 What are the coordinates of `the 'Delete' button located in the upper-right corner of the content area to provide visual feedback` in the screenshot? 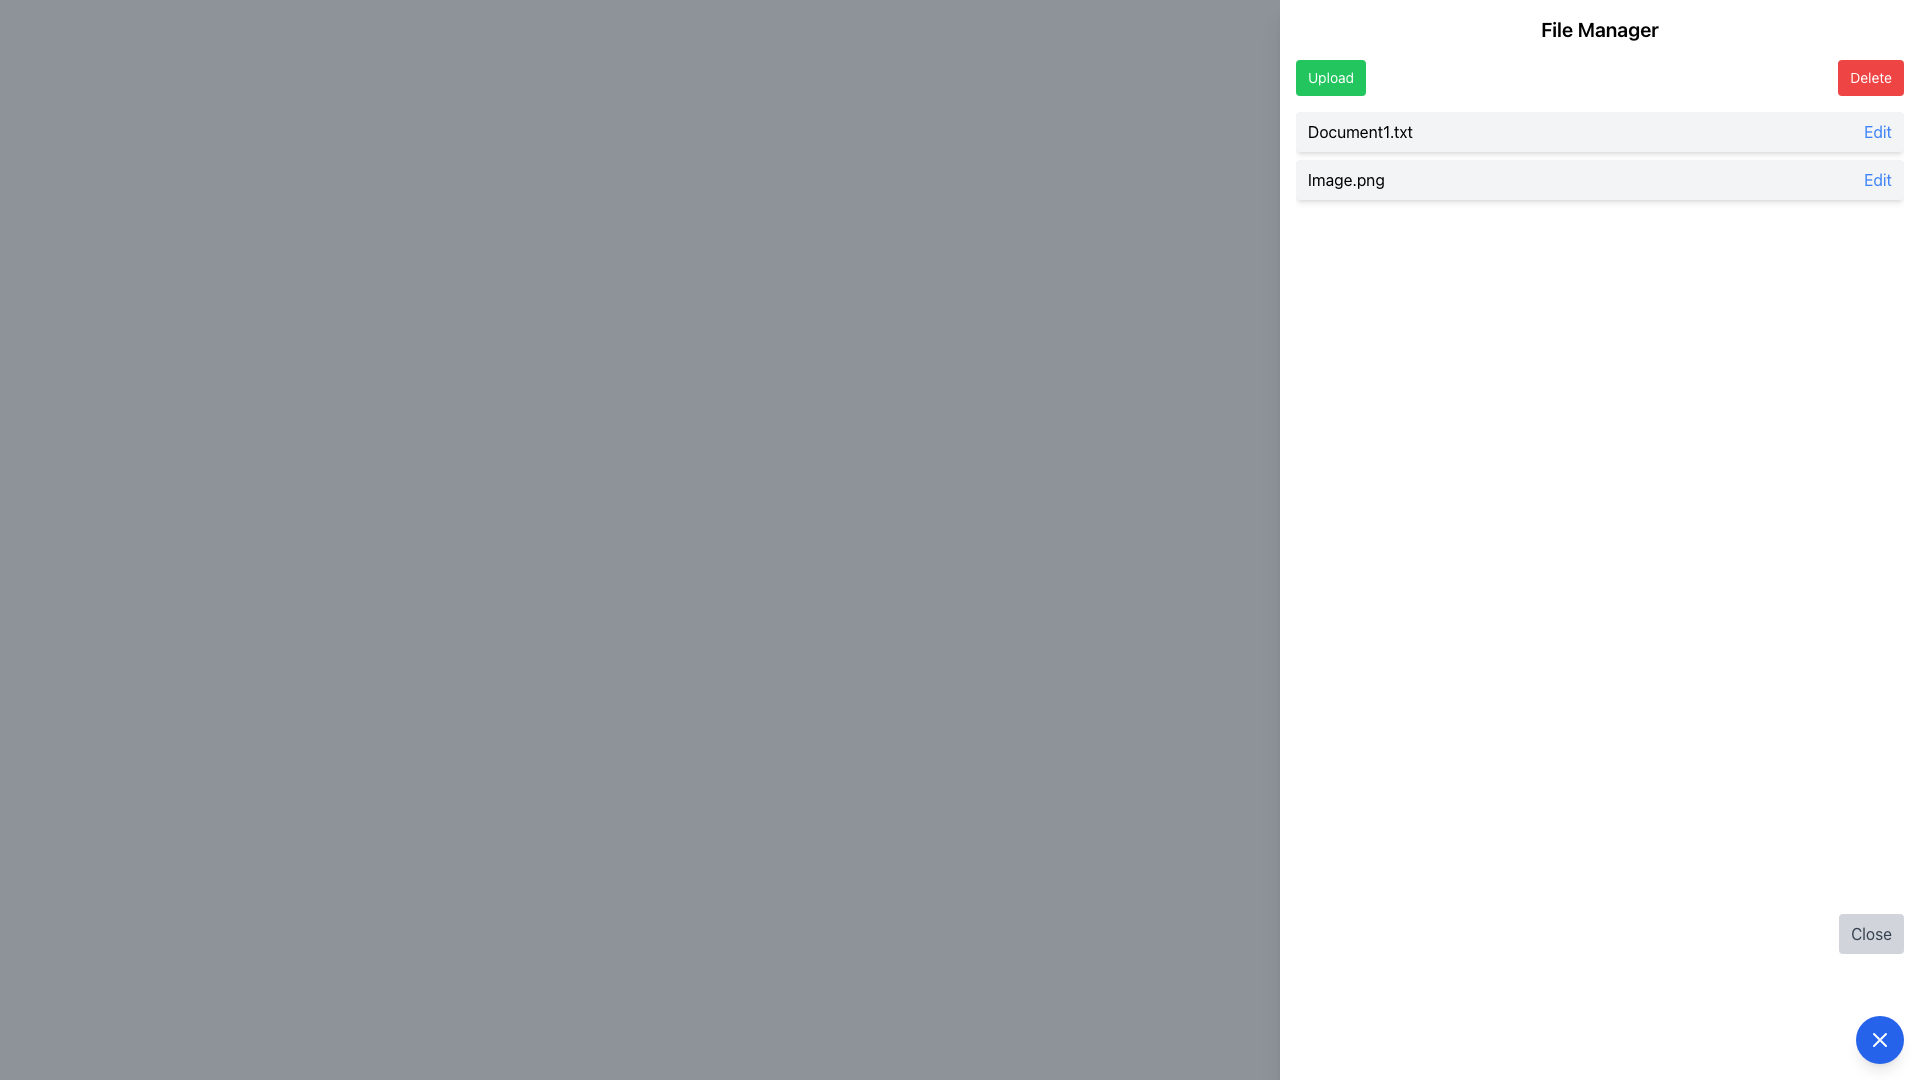 It's located at (1870, 76).